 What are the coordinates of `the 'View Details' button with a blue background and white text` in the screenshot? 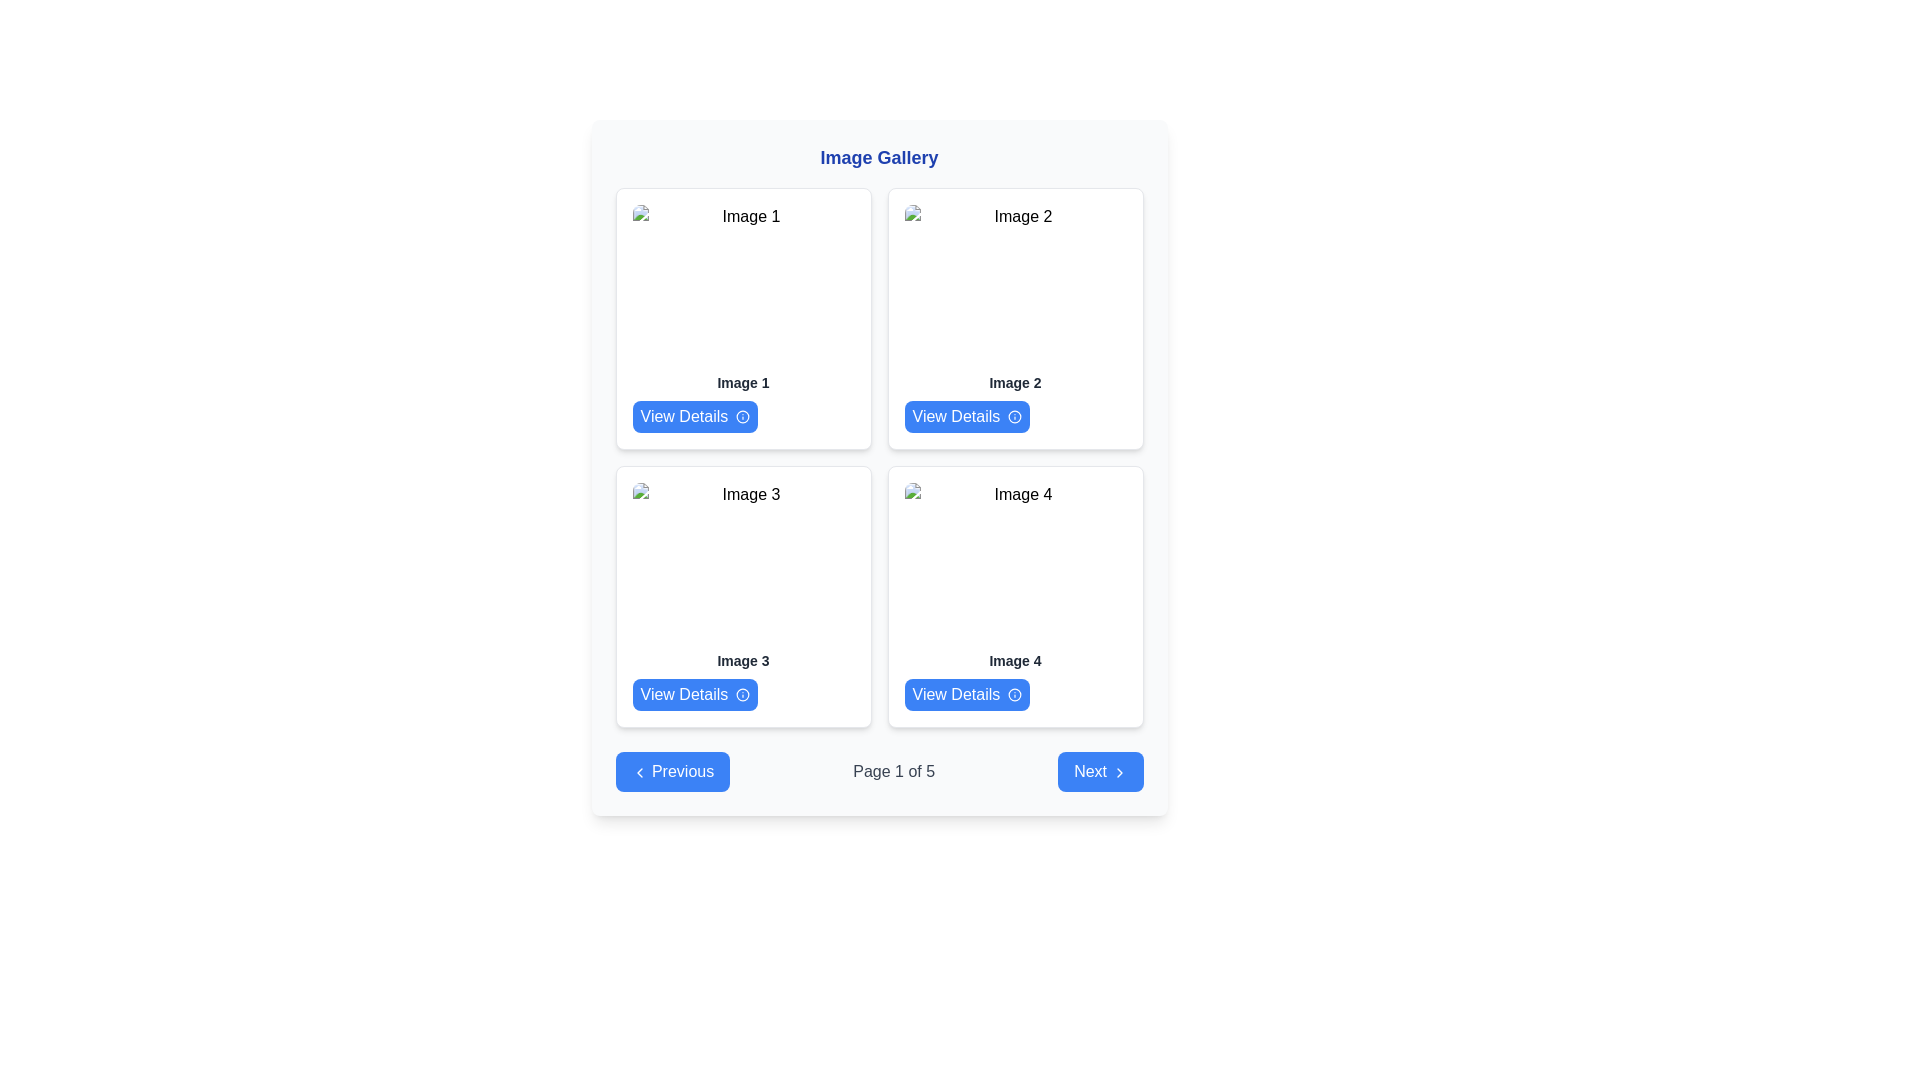 It's located at (967, 415).